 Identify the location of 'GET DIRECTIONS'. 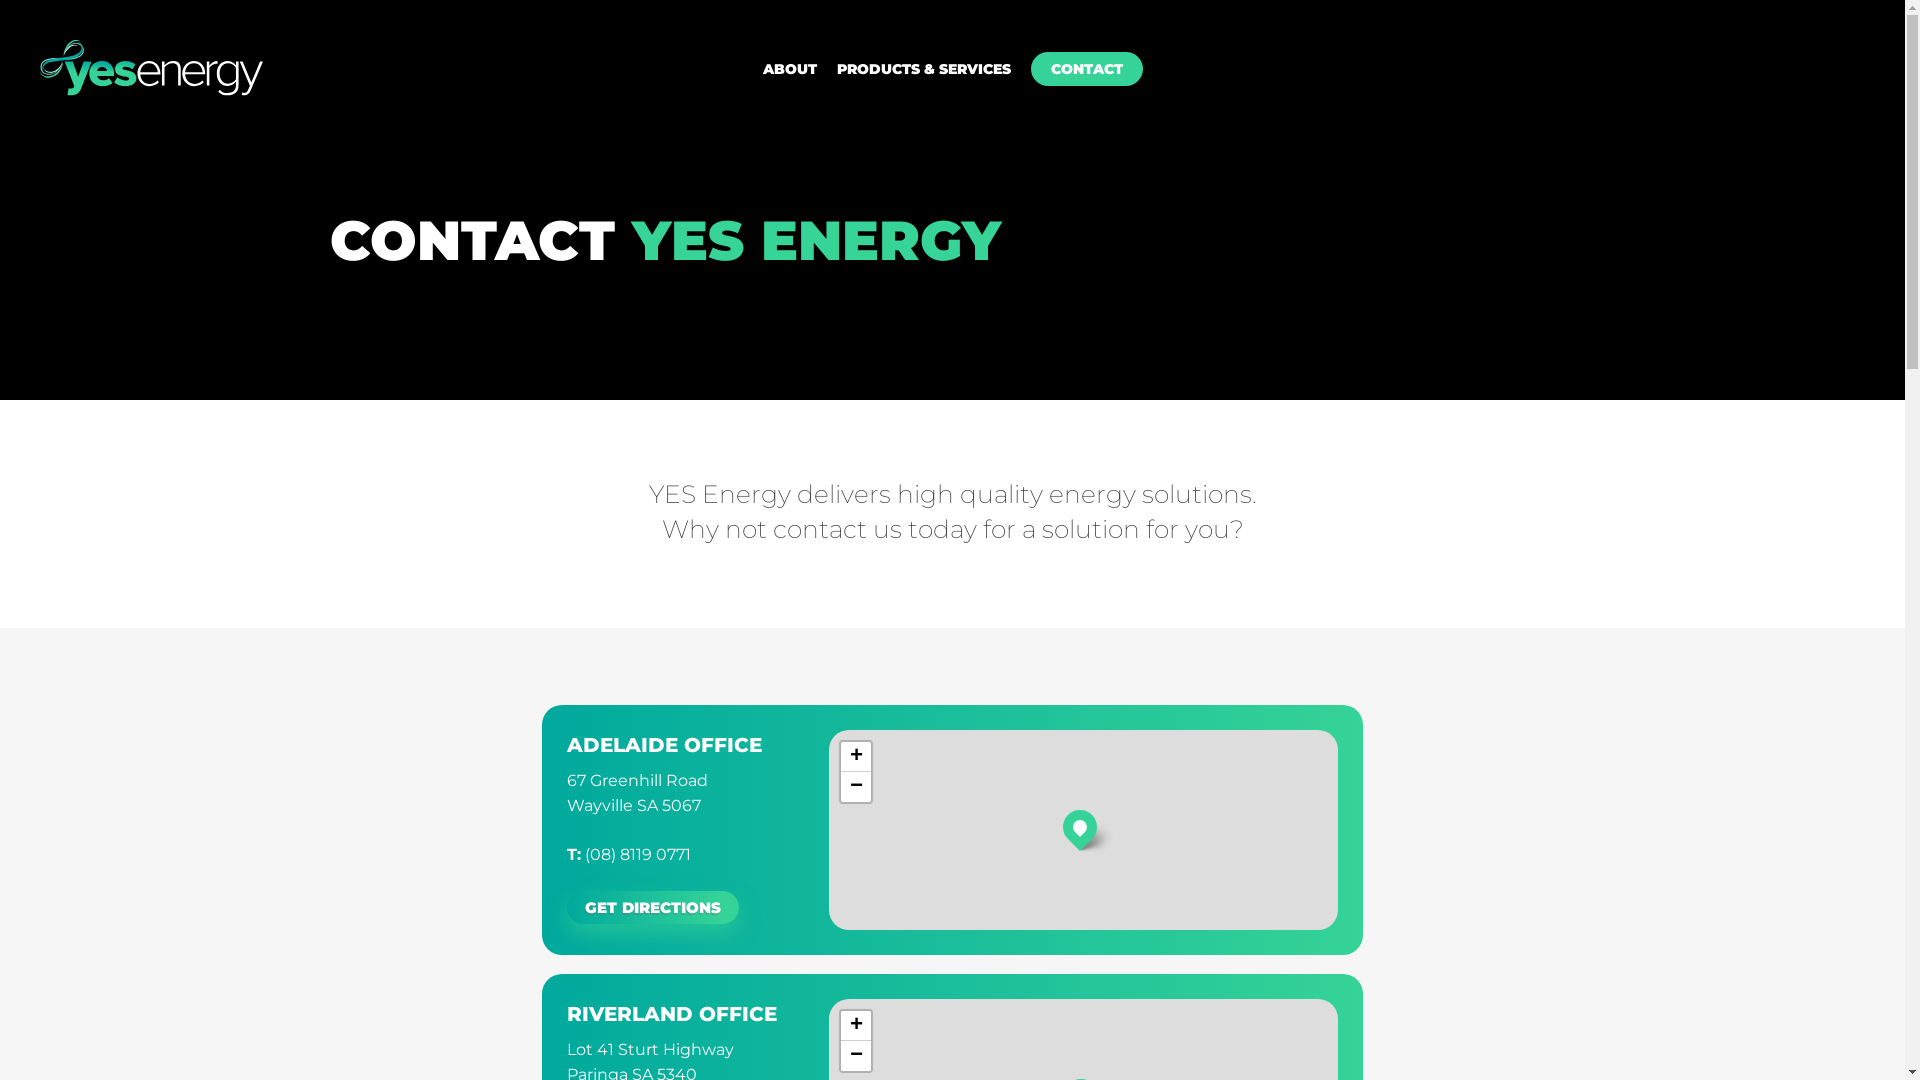
(652, 907).